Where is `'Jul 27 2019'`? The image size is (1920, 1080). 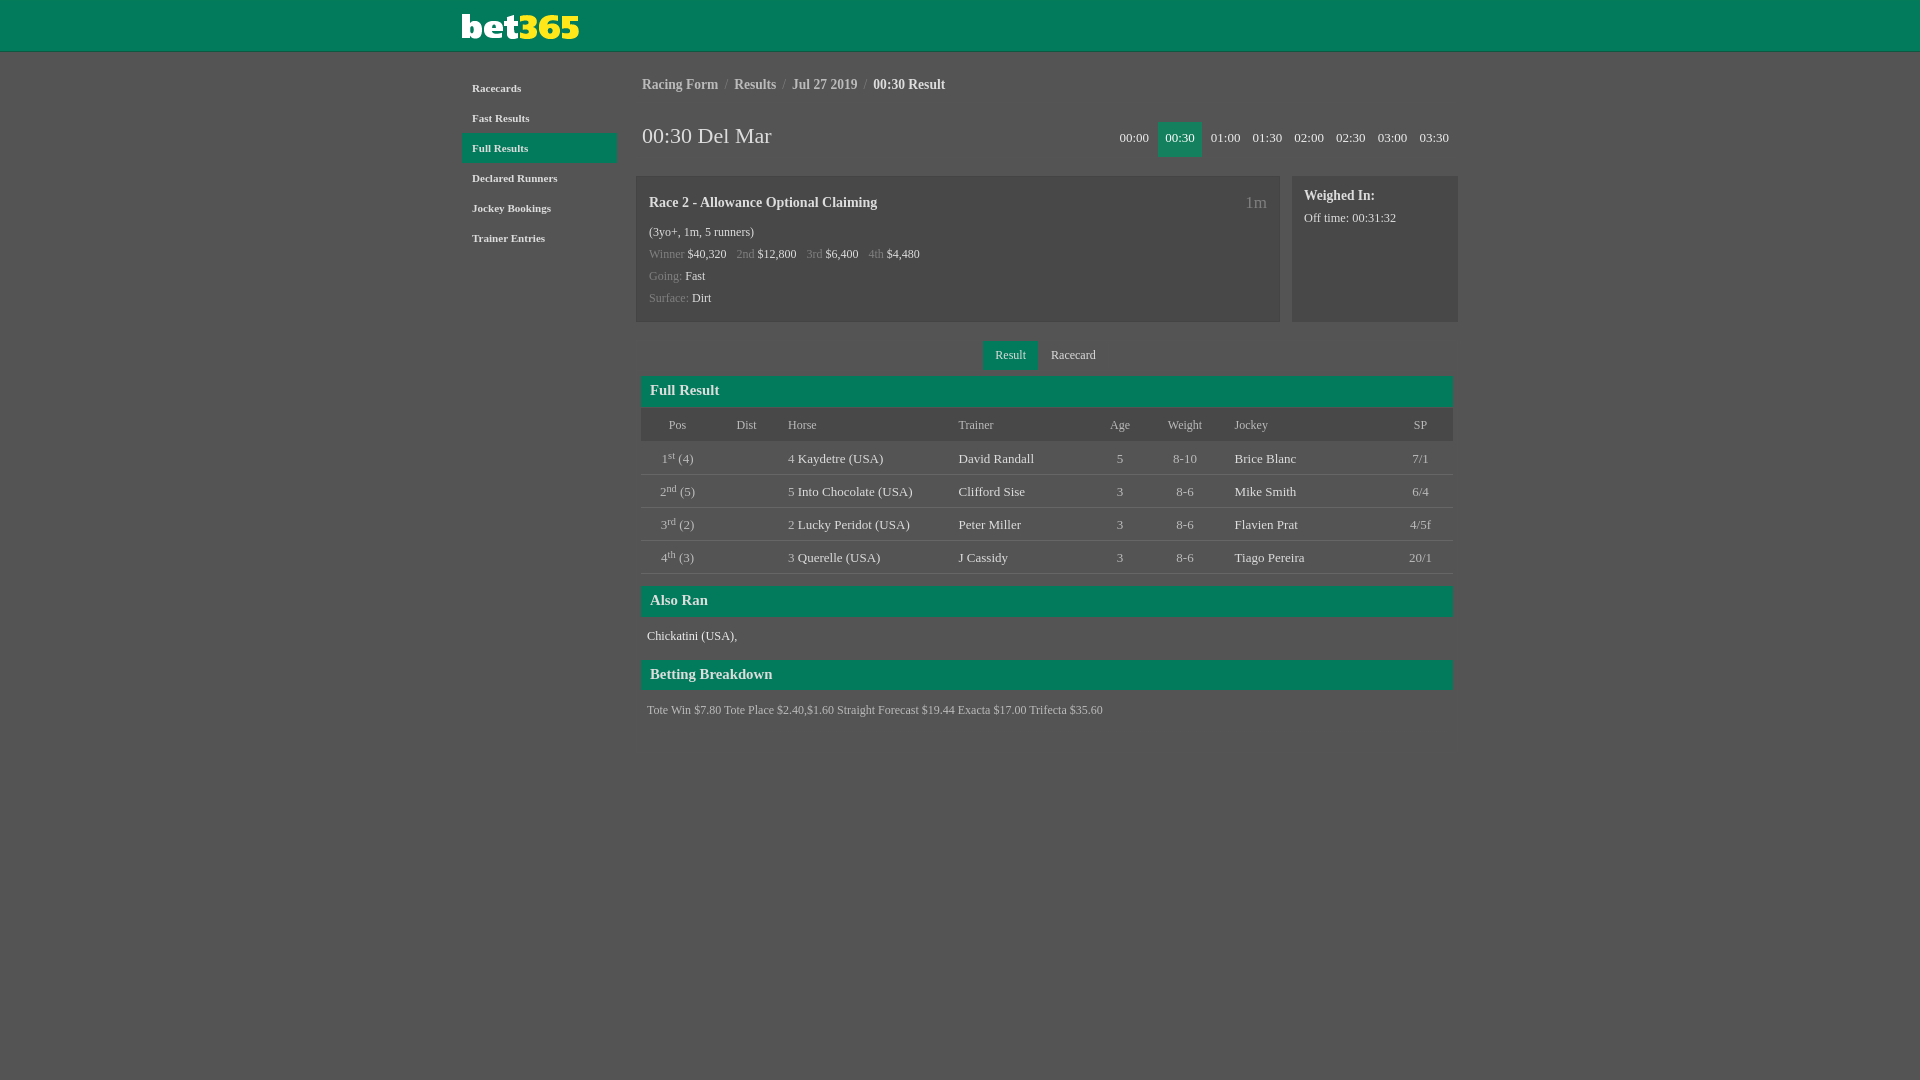
'Jul 27 2019' is located at coordinates (825, 83).